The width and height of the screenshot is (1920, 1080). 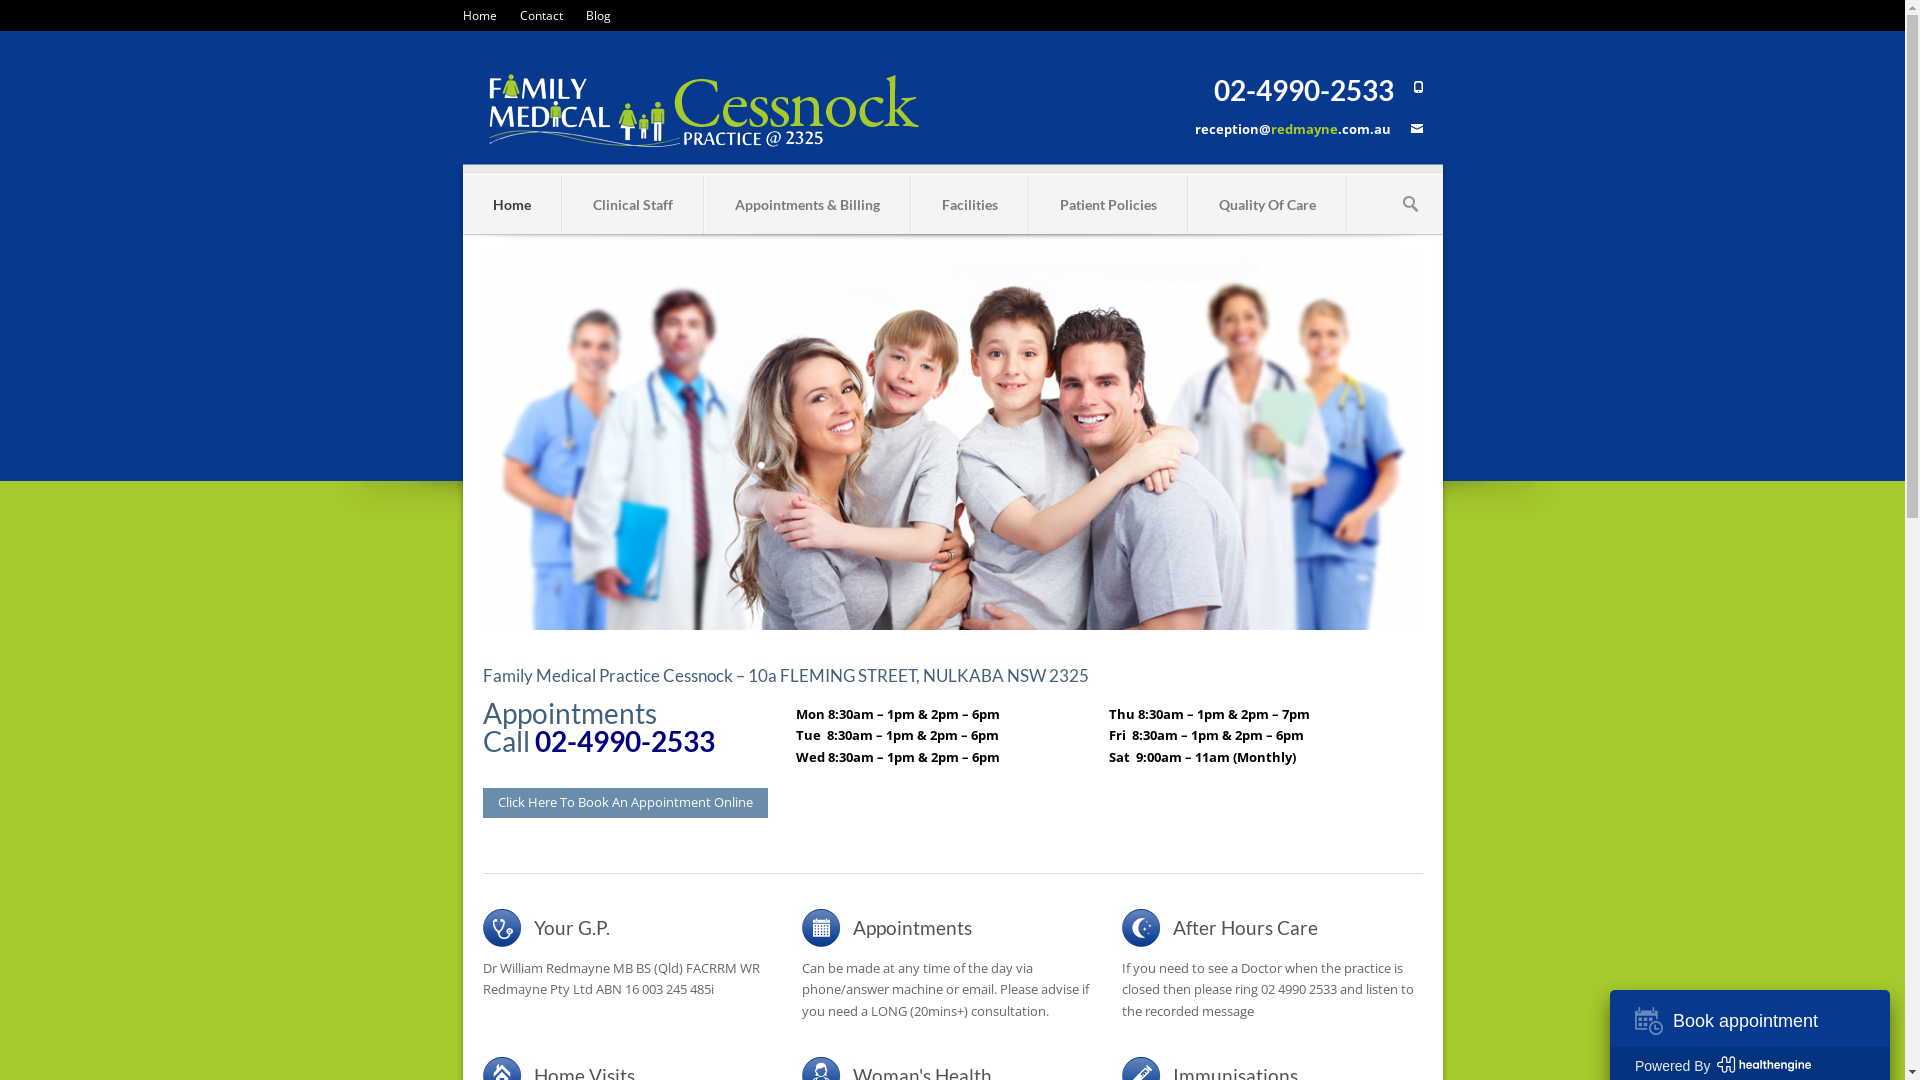 What do you see at coordinates (1265, 204) in the screenshot?
I see `'Quality Of Care'` at bounding box center [1265, 204].